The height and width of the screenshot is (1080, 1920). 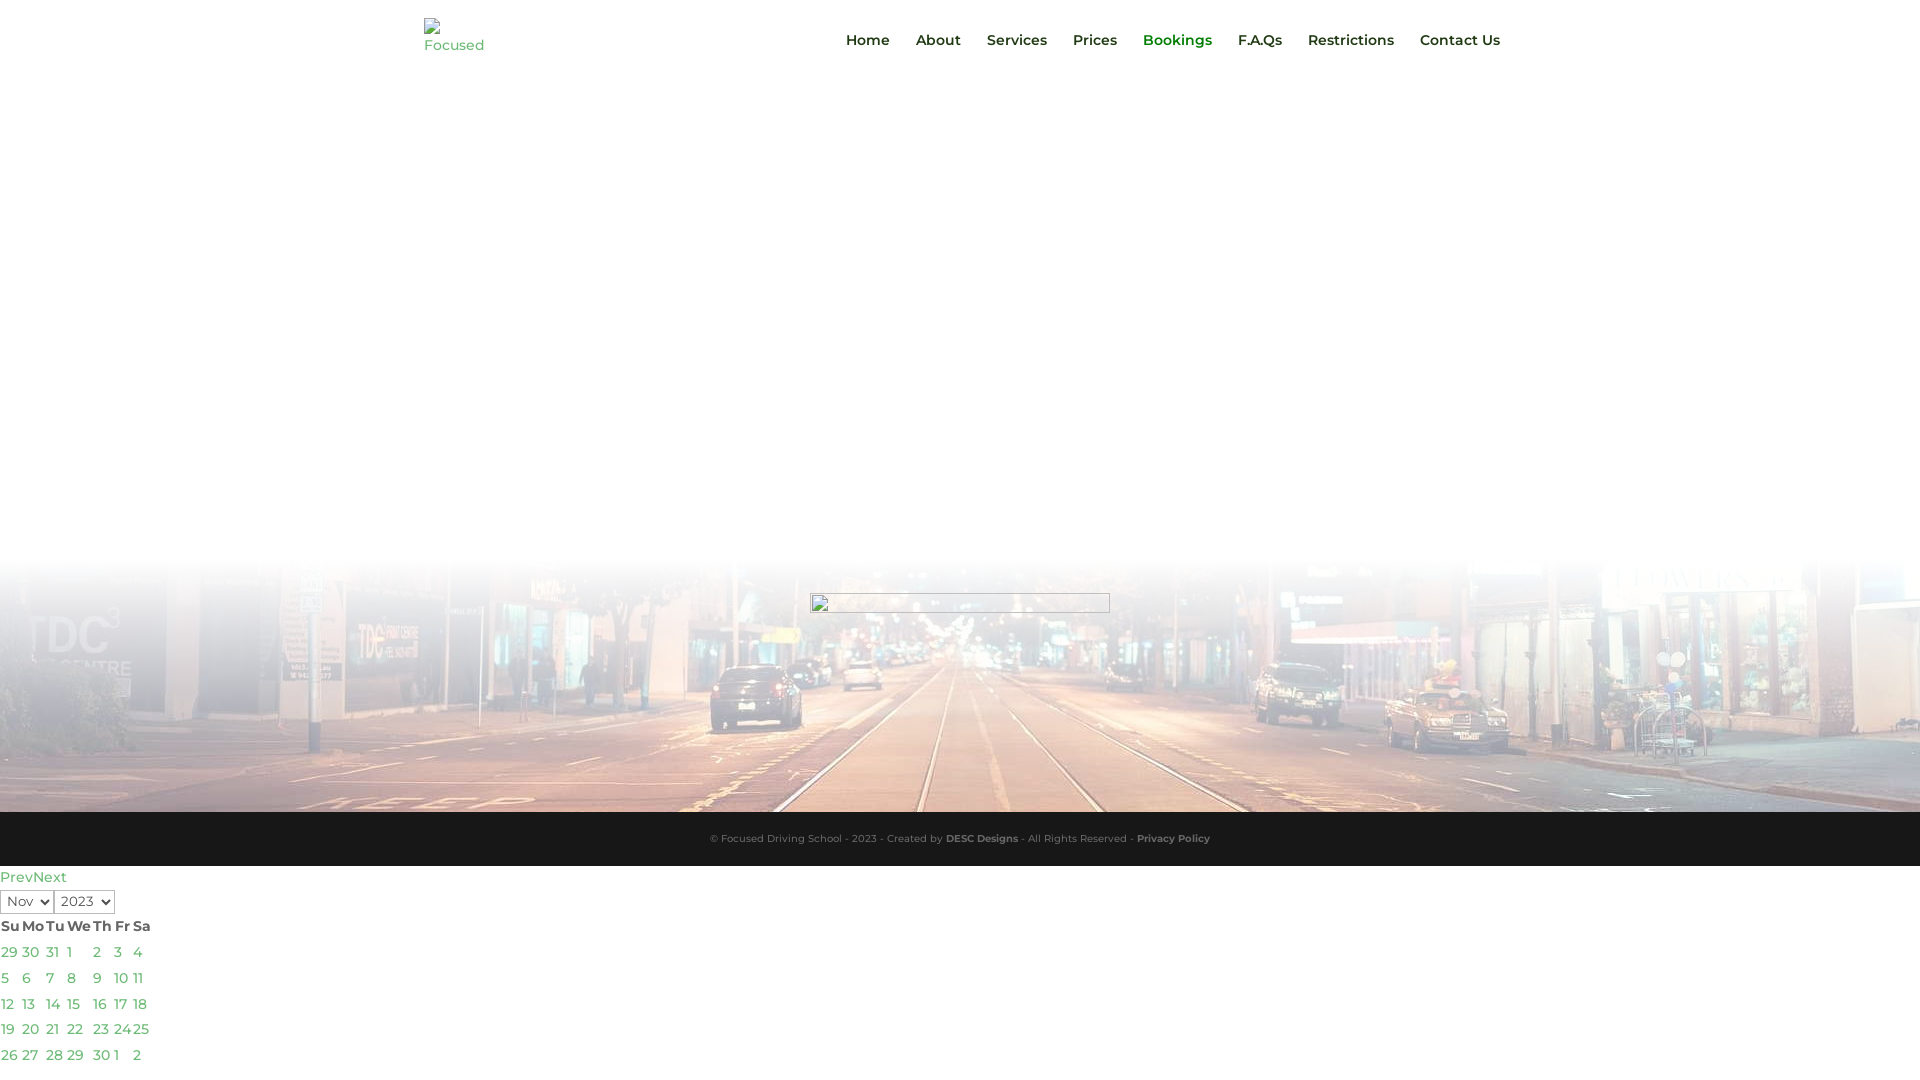 I want to click on 'About', so click(x=937, y=55).